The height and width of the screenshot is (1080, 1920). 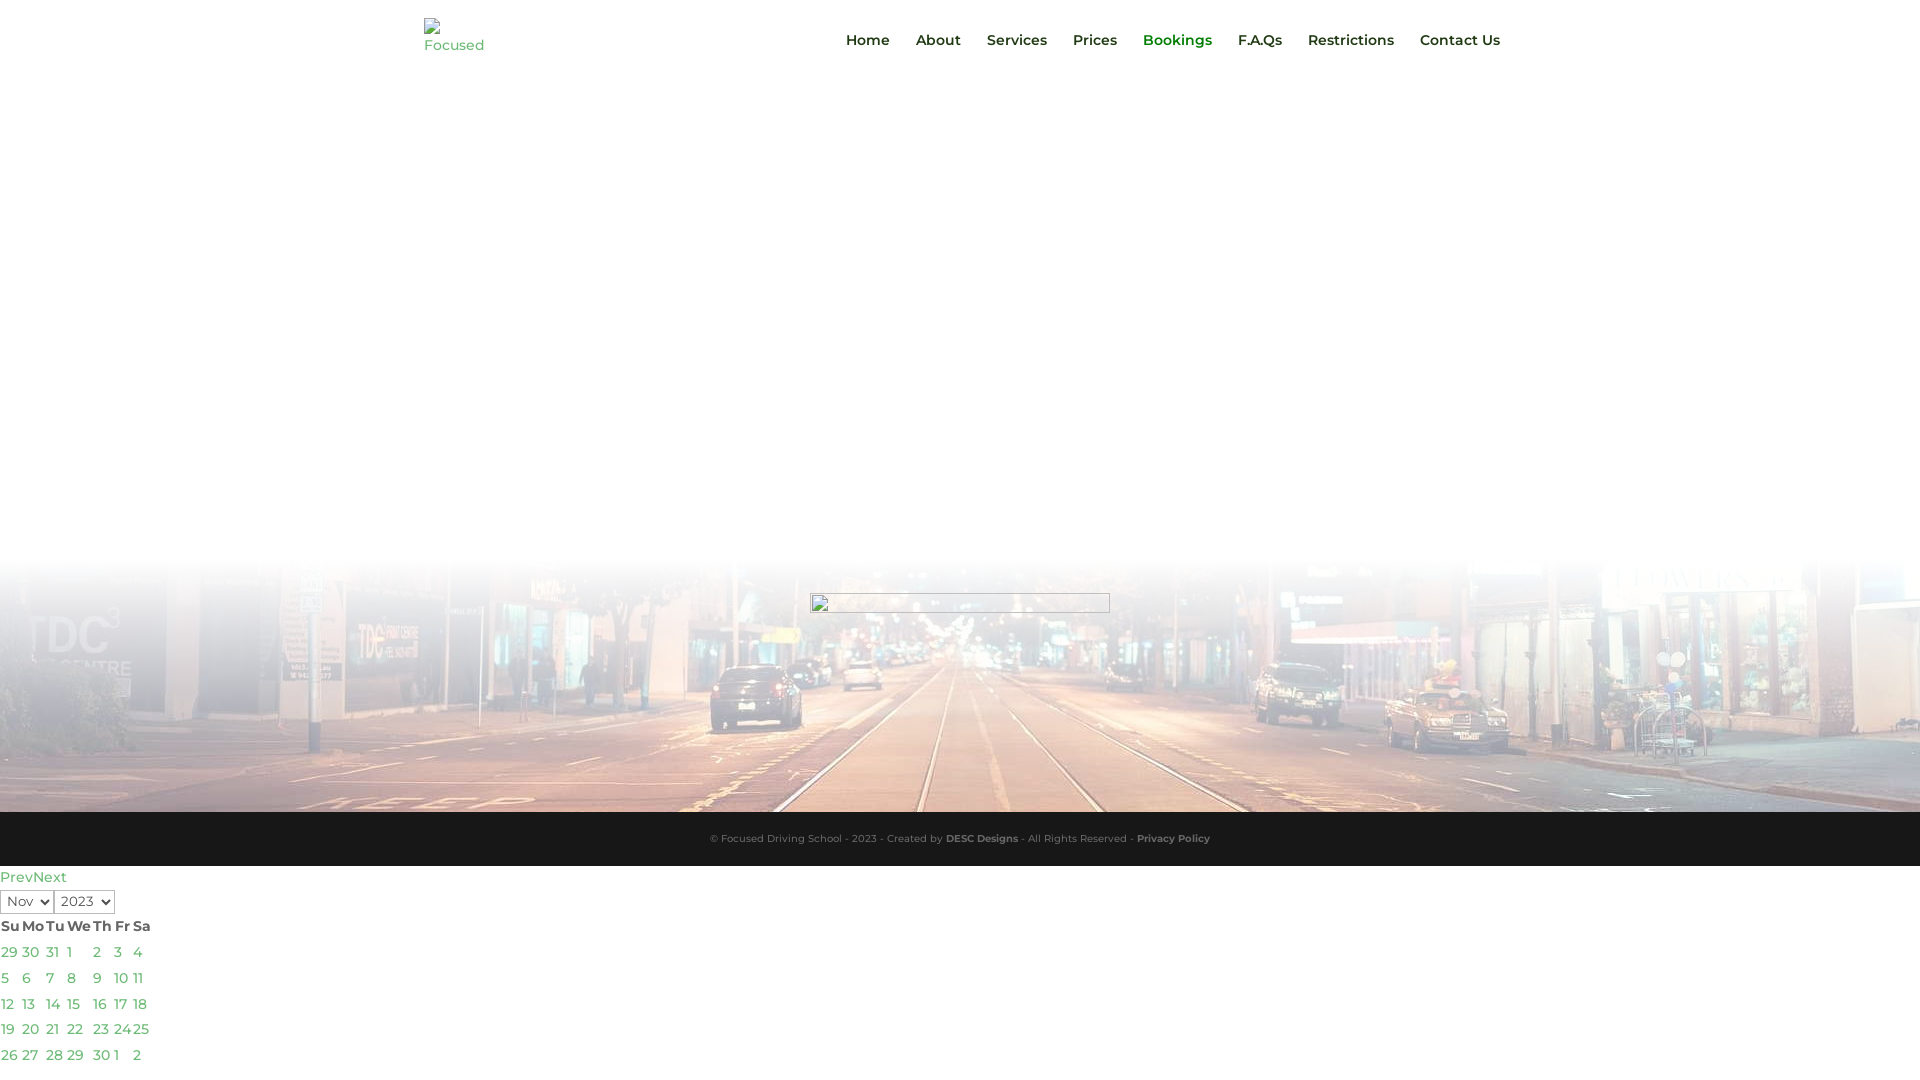 I want to click on 'About', so click(x=937, y=55).